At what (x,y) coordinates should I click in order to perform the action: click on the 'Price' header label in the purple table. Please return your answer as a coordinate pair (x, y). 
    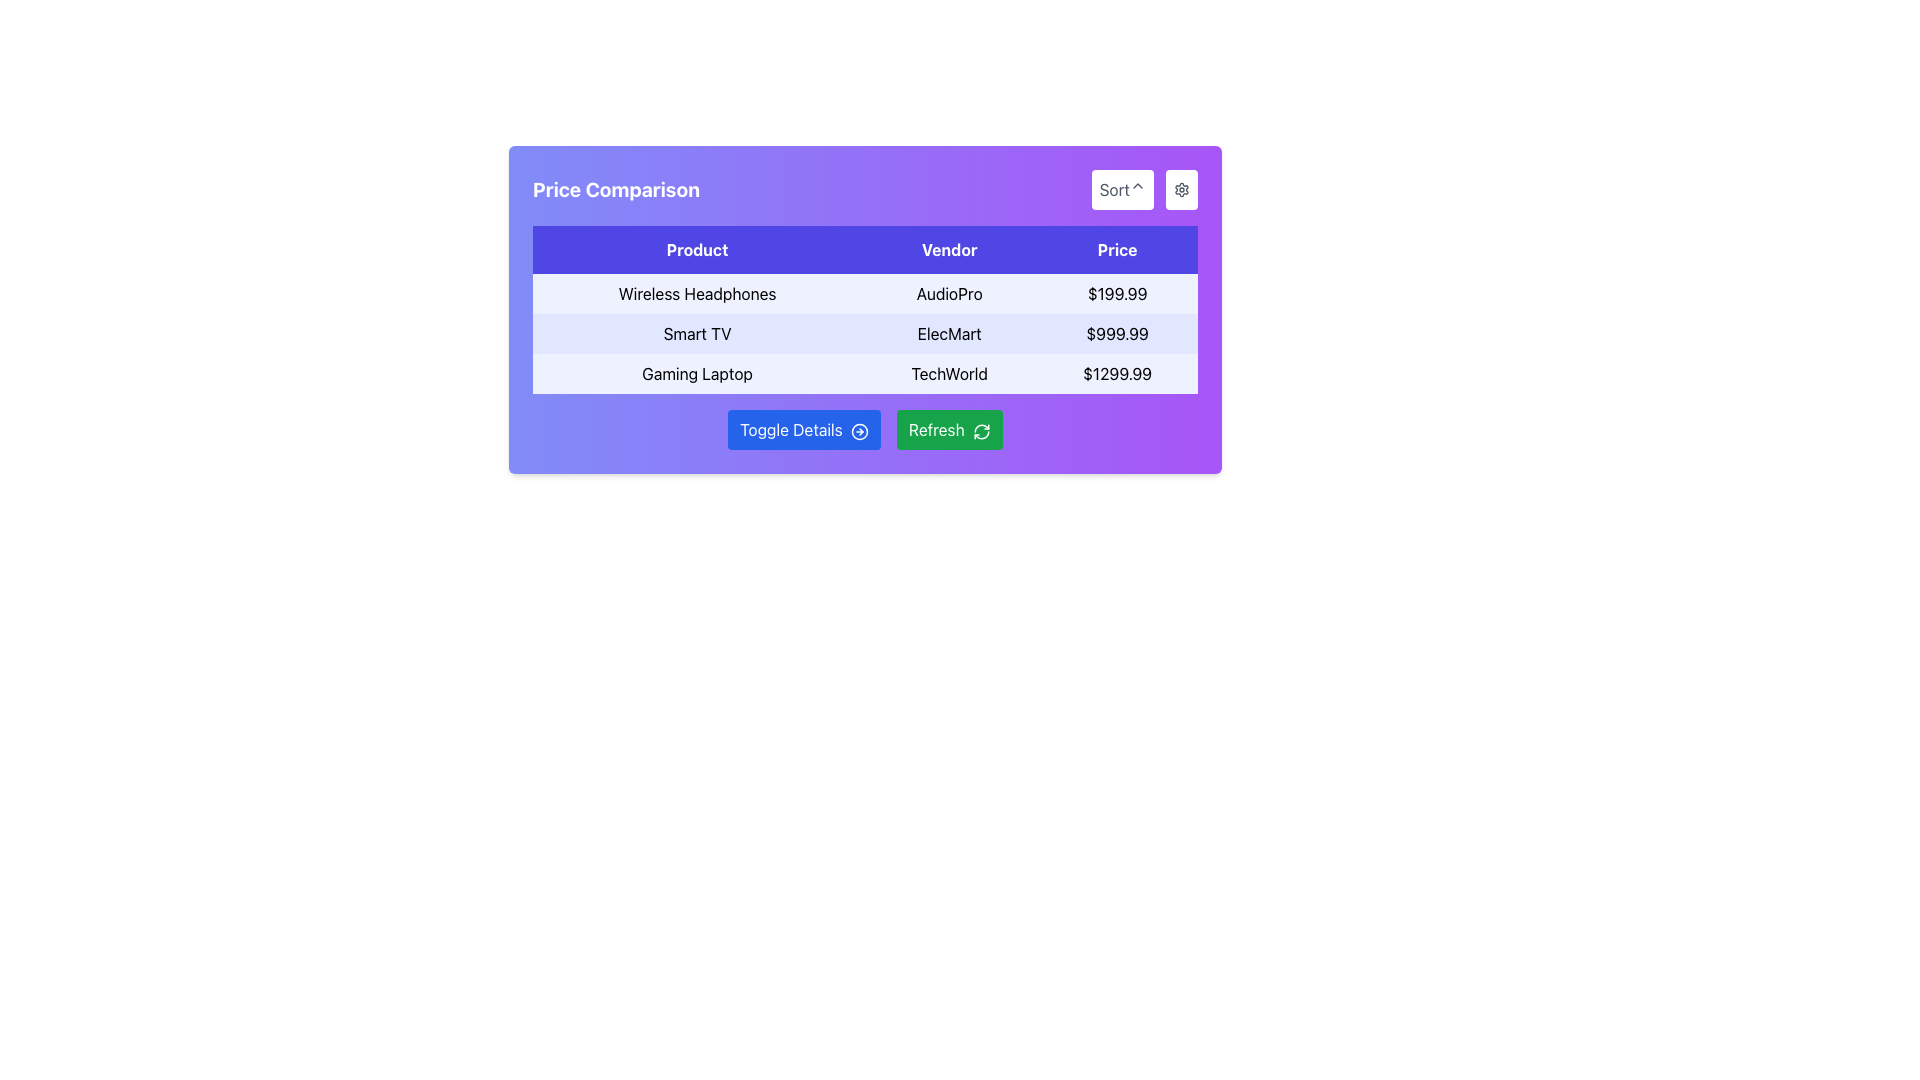
    Looking at the image, I should click on (1116, 249).